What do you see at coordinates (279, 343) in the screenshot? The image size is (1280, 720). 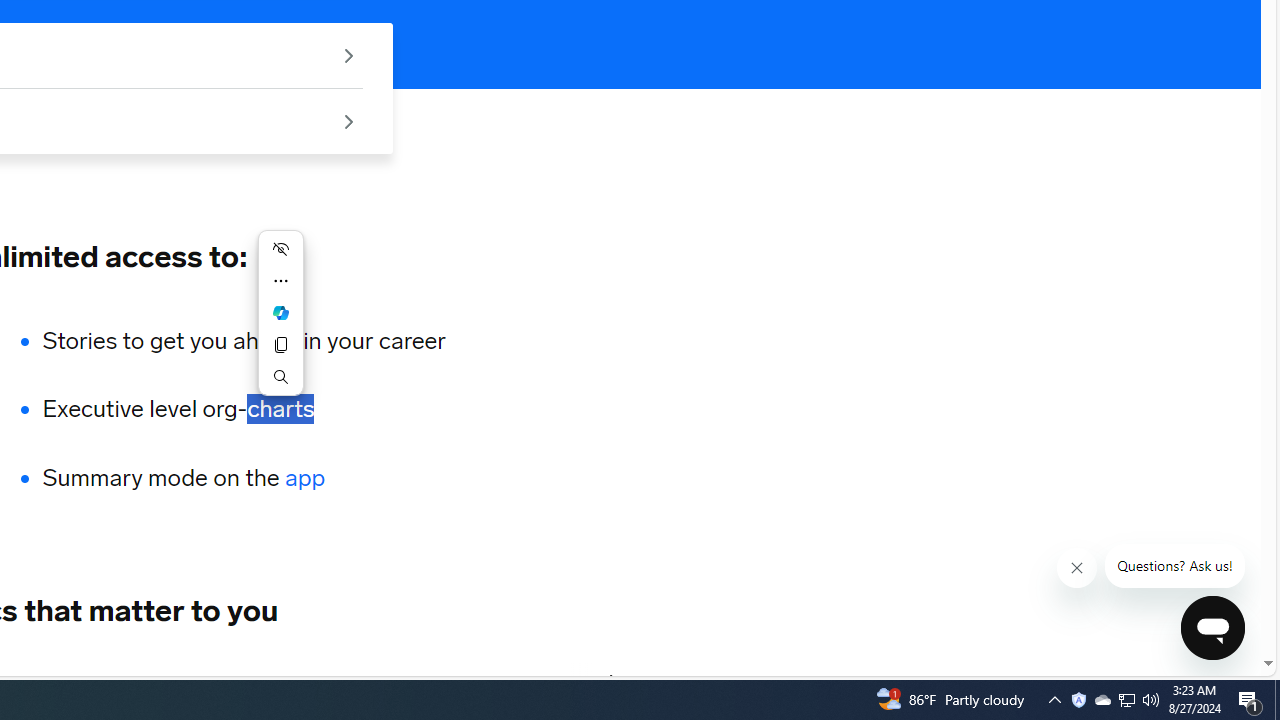 I see `'Copy'` at bounding box center [279, 343].